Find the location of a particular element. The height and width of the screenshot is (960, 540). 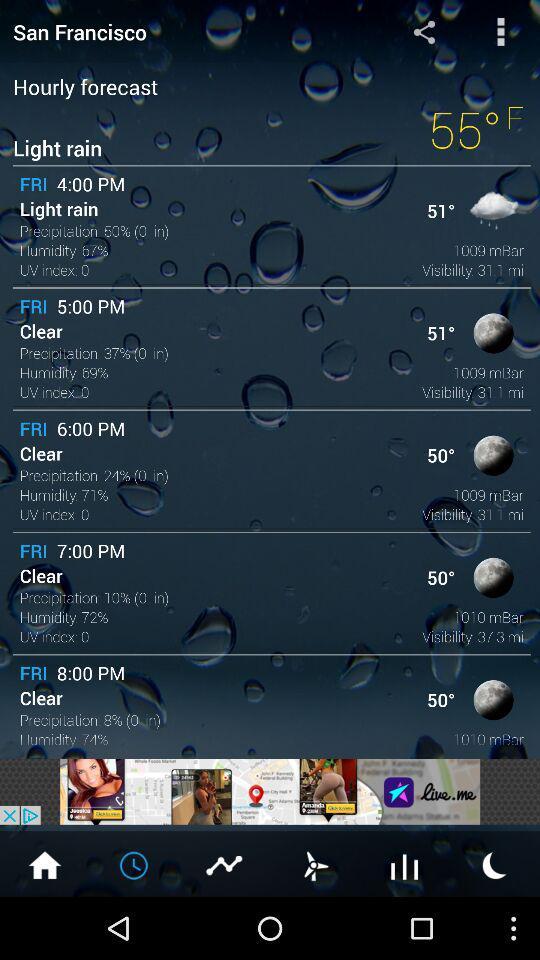

night mode is located at coordinates (494, 863).